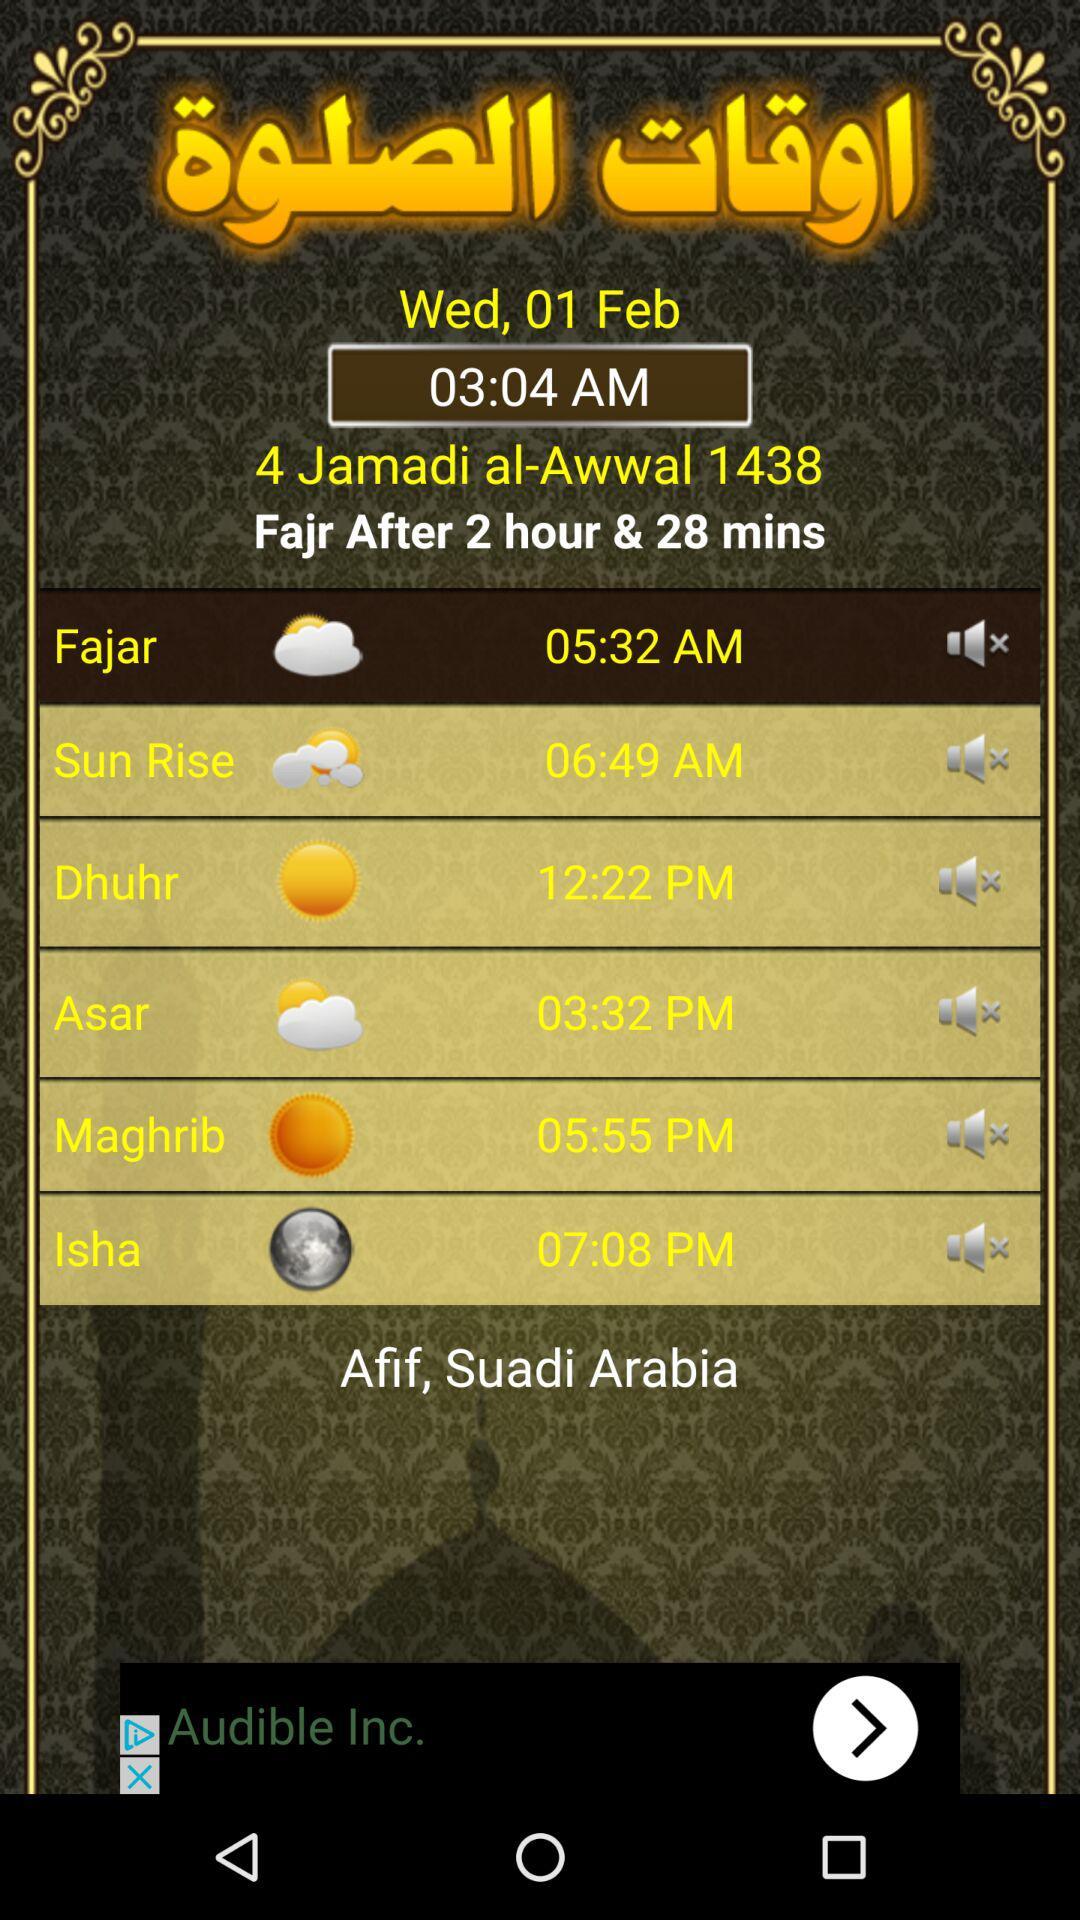  I want to click on the volume icon, so click(977, 1133).